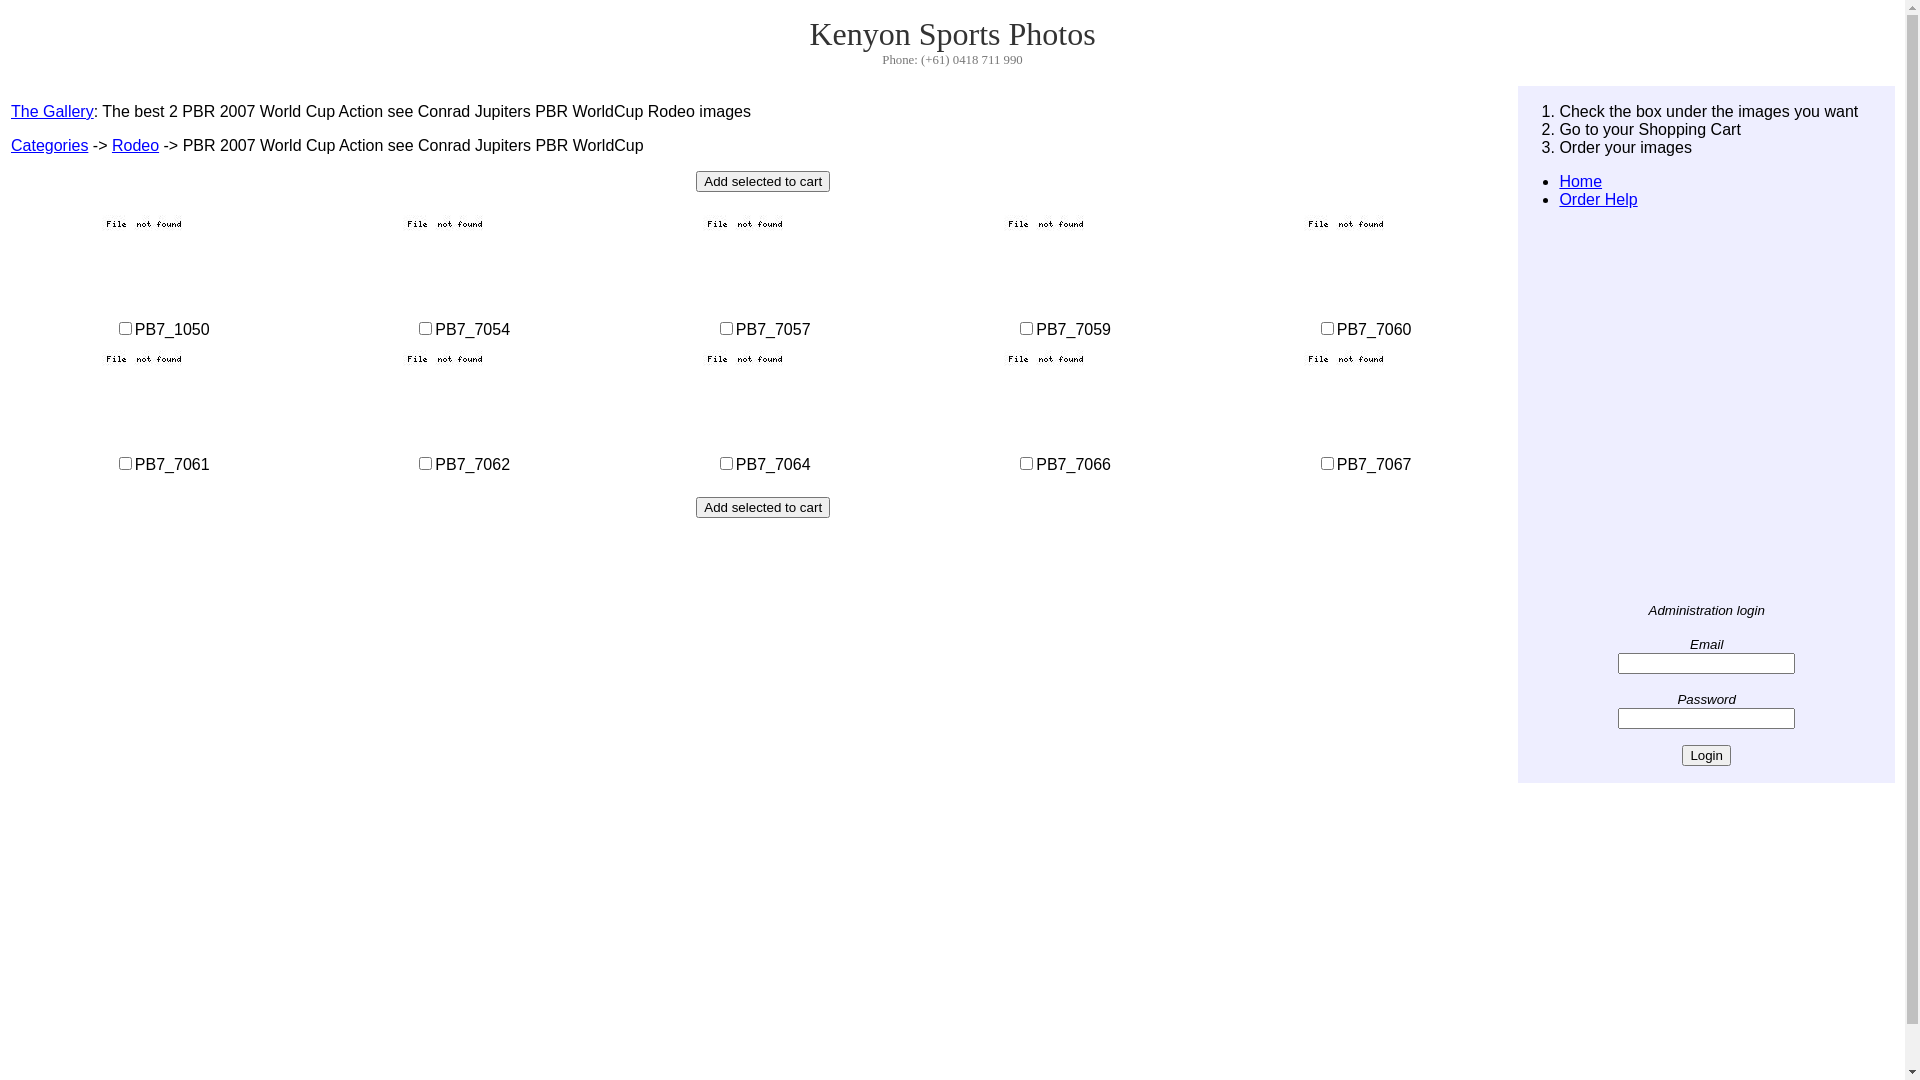  What do you see at coordinates (1705, 755) in the screenshot?
I see `'Login'` at bounding box center [1705, 755].